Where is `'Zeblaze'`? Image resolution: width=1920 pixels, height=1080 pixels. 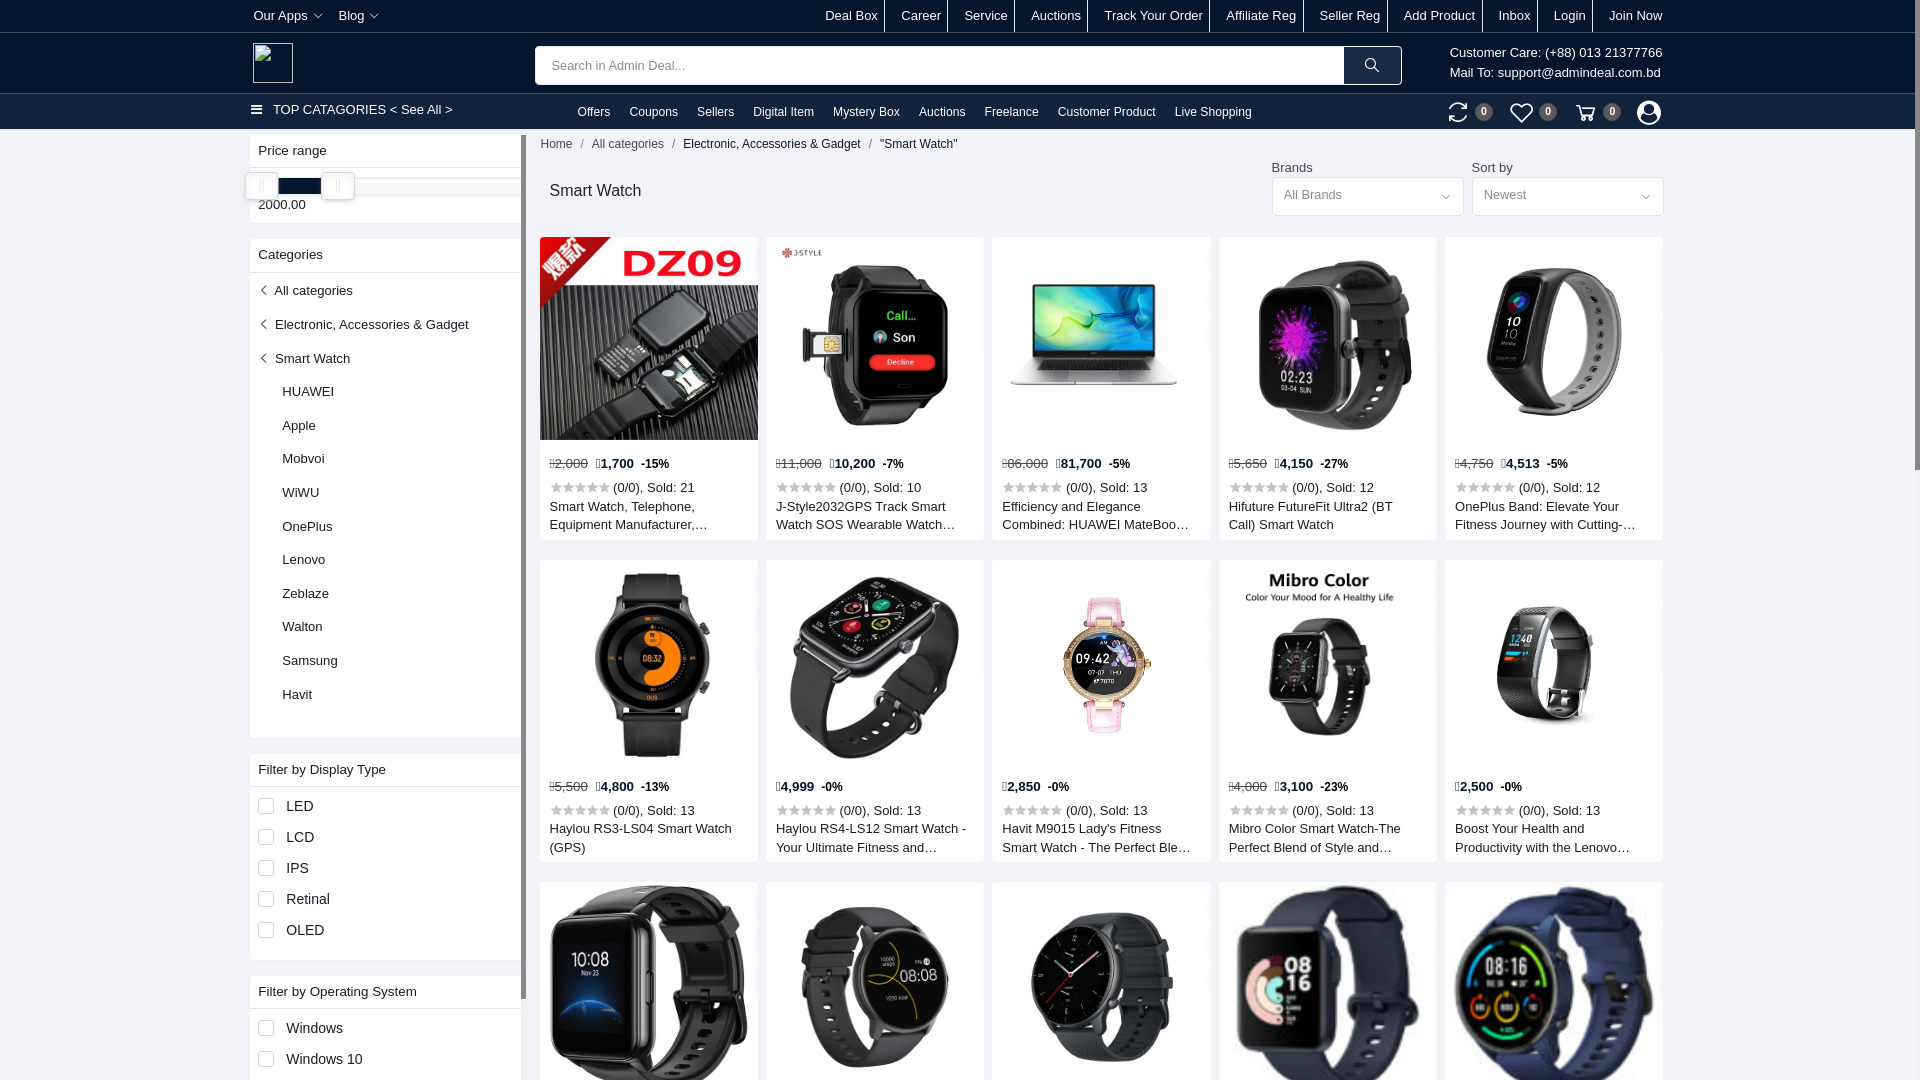
'Zeblaze' is located at coordinates (281, 592).